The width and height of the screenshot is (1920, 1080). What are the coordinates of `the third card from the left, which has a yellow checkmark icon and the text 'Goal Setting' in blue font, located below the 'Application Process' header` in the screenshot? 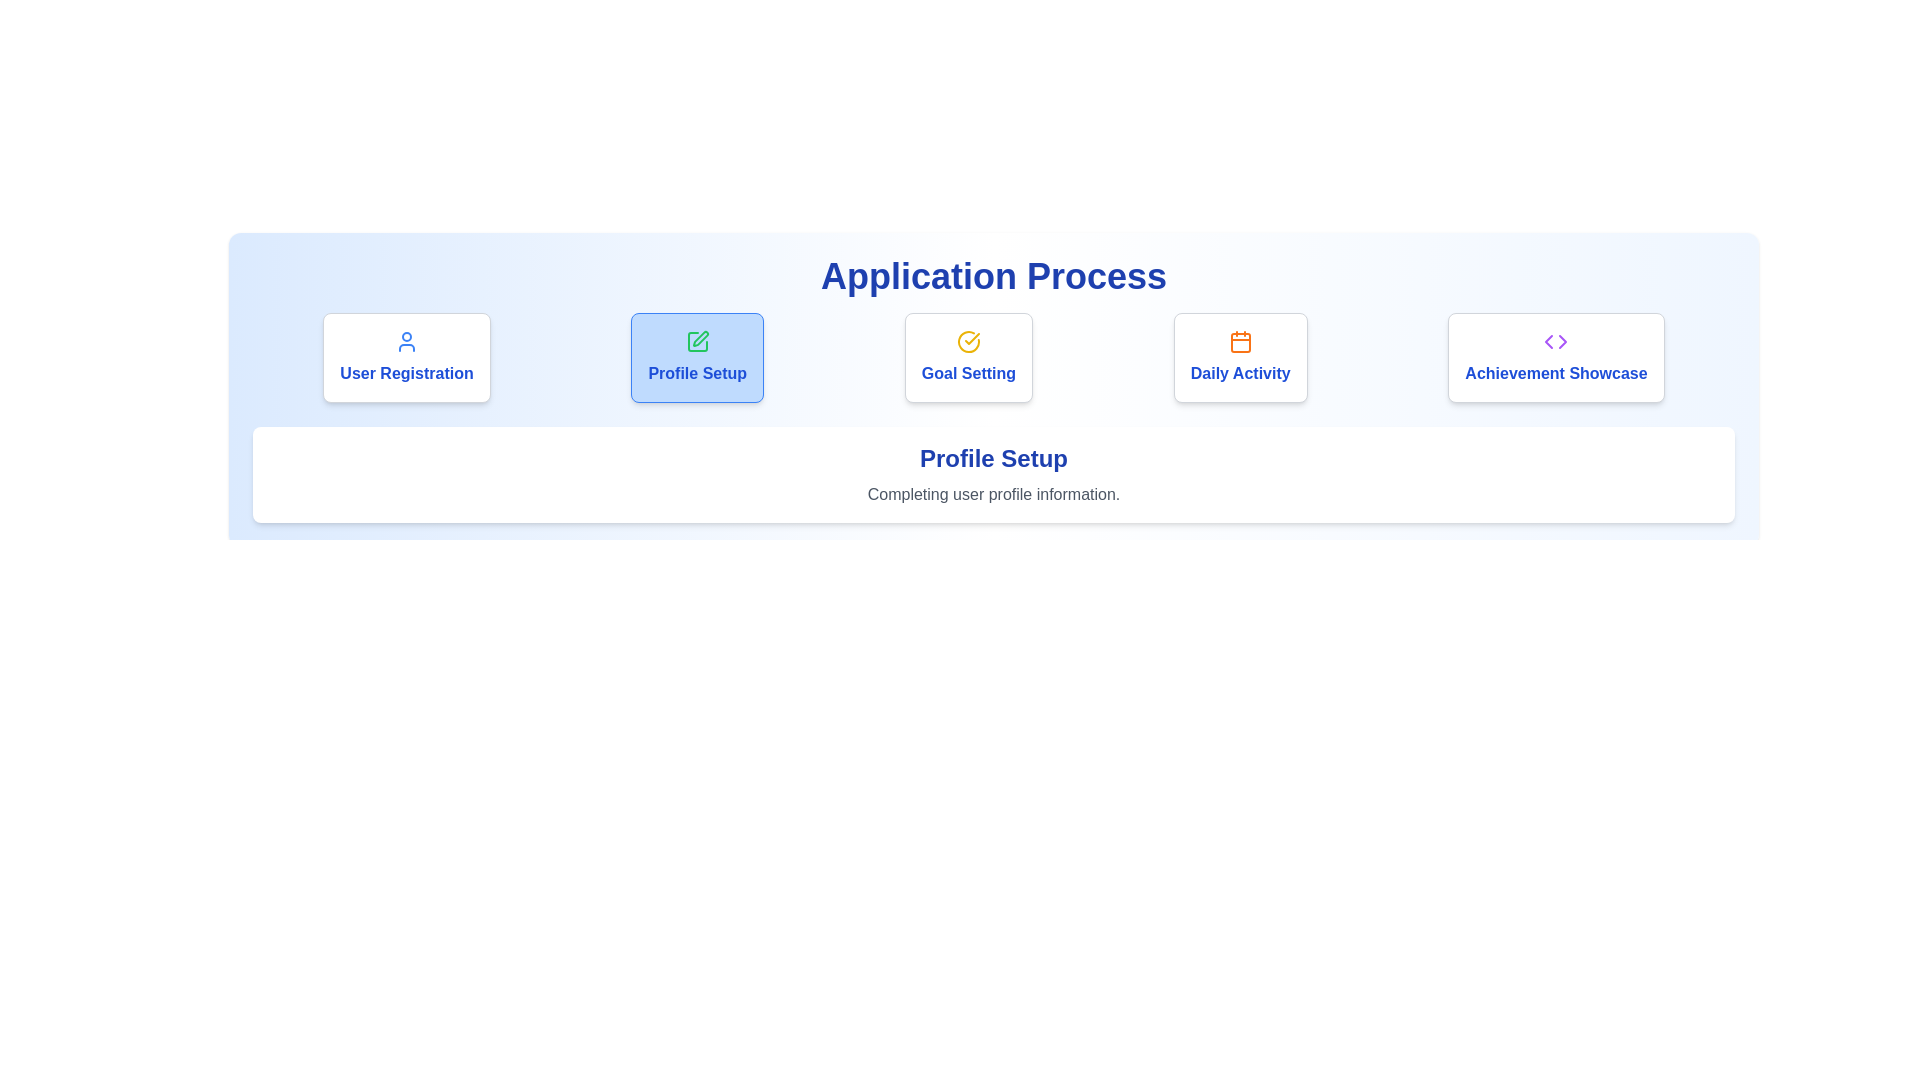 It's located at (969, 357).